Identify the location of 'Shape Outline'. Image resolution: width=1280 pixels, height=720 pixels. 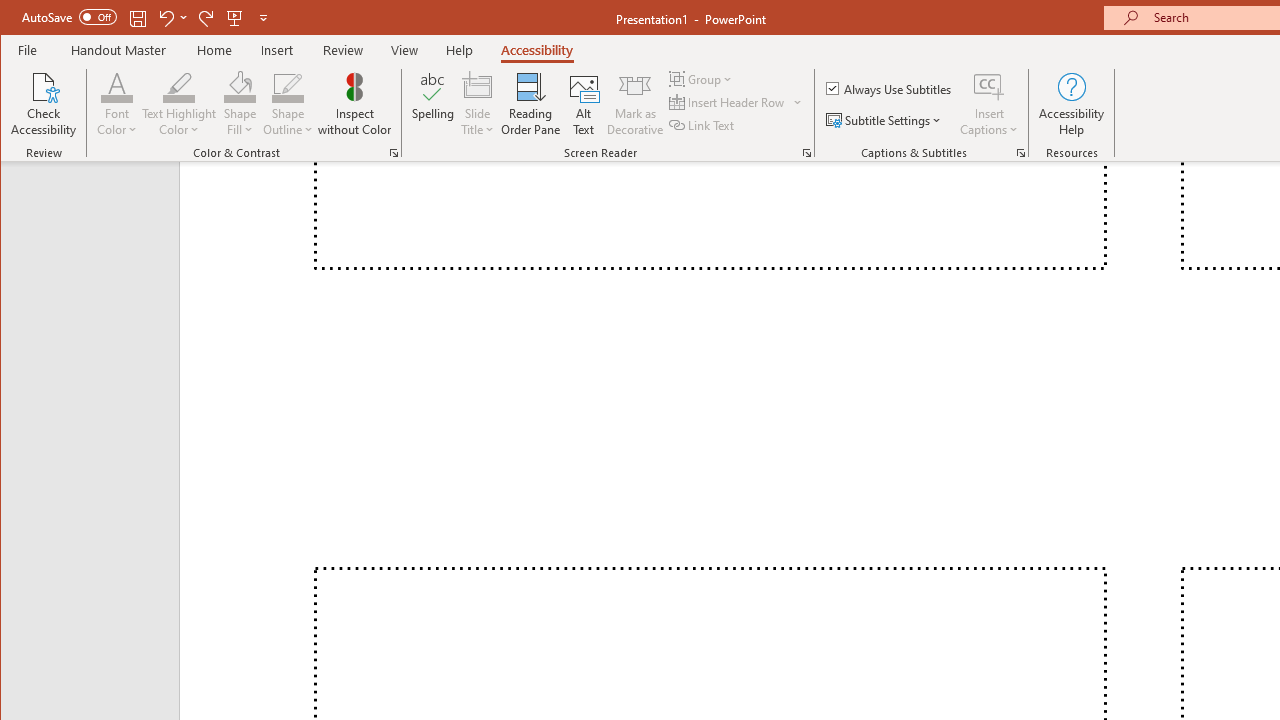
(287, 104).